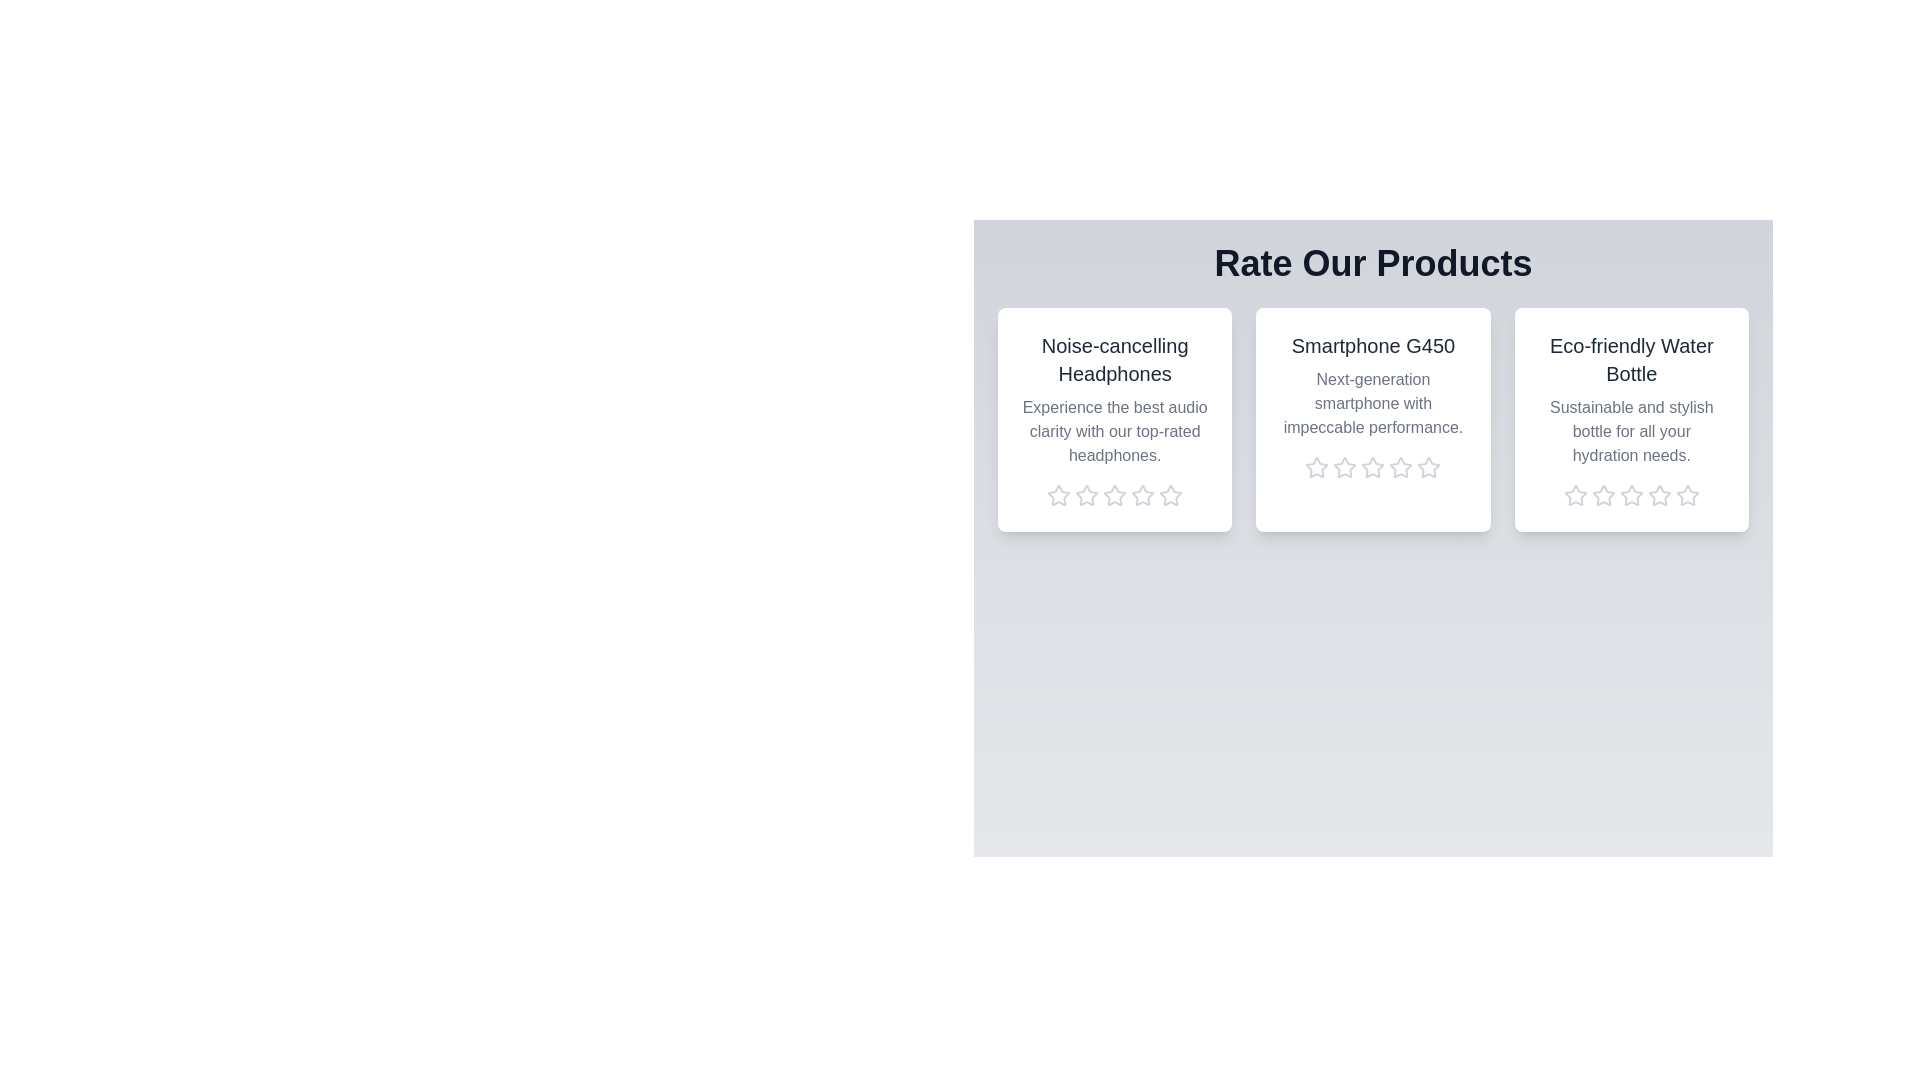 Image resolution: width=1920 pixels, height=1080 pixels. Describe the element at coordinates (1631, 495) in the screenshot. I see `the rating of the product 'Eco-friendly Water Bottle' to 3 stars` at that location.